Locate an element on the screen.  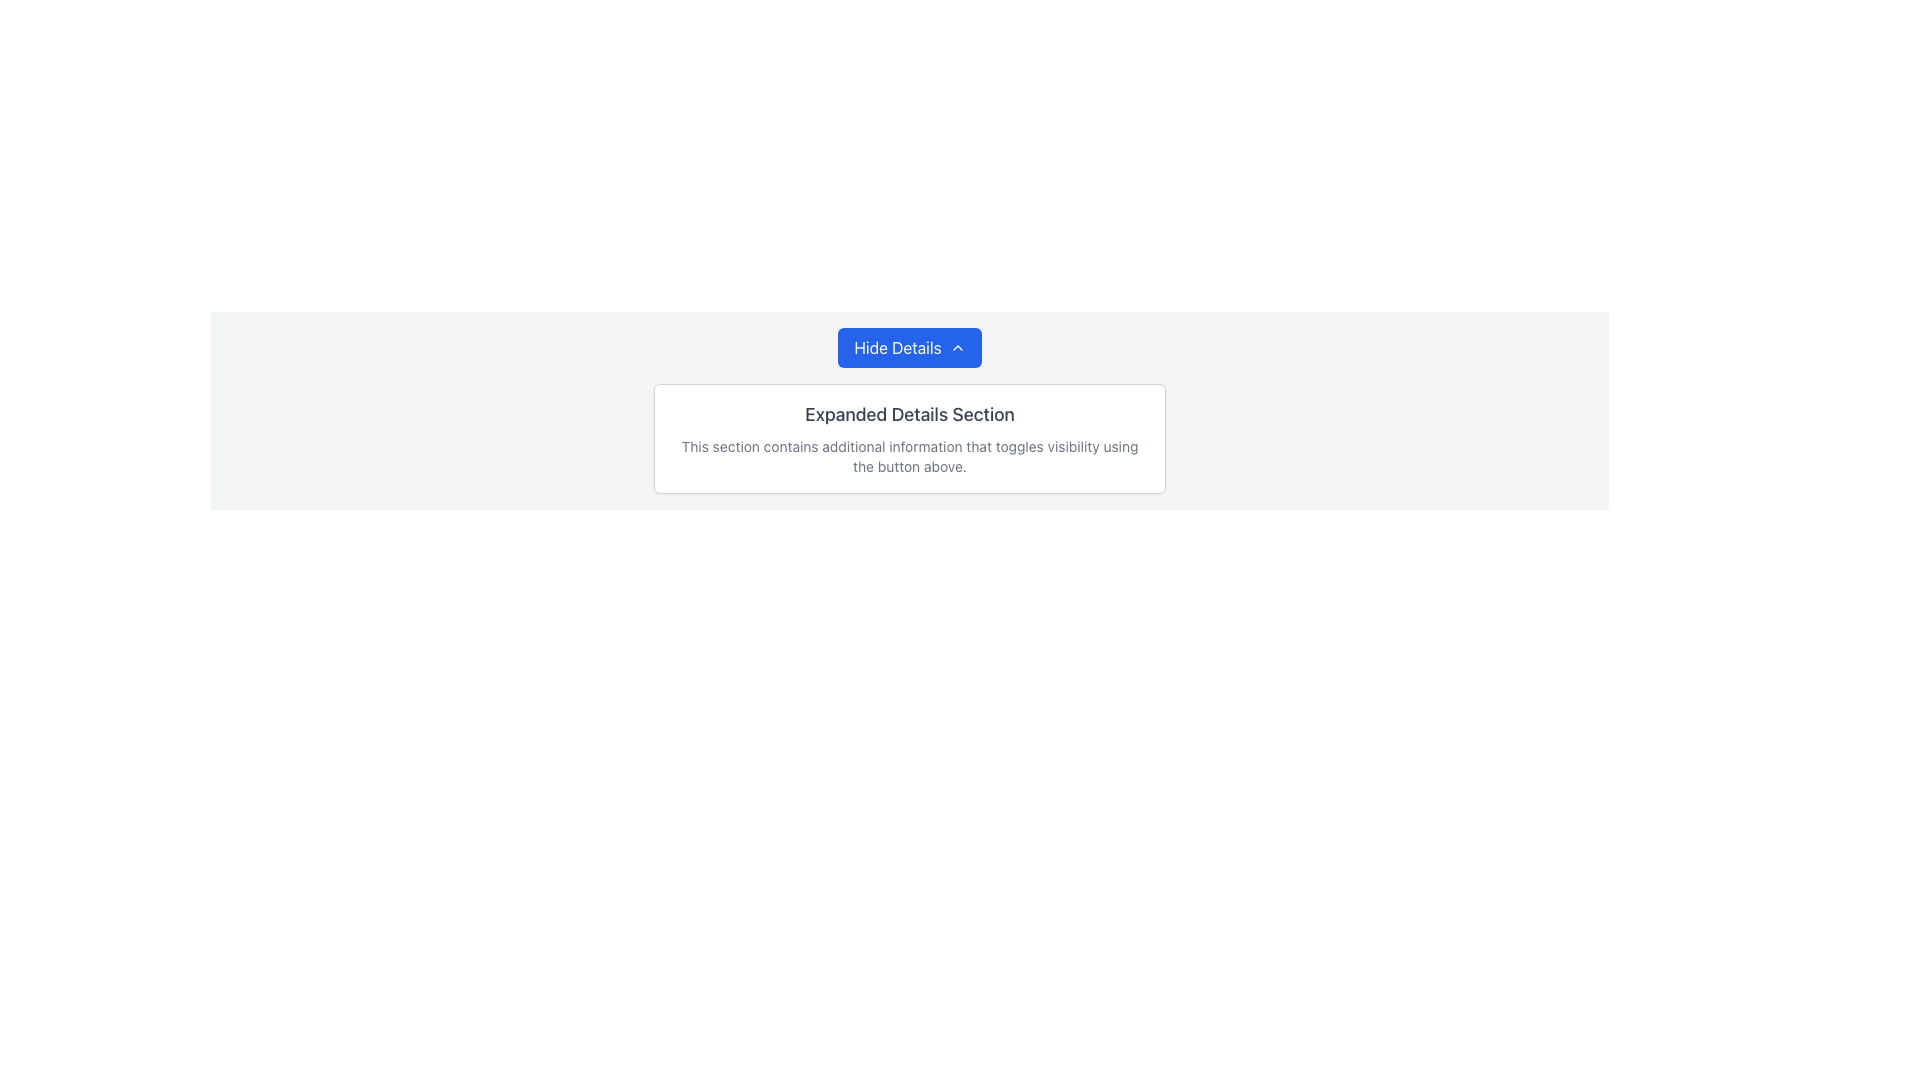
the Text header element, which serves as a descriptive title for the section, located at the top center of a white panel below the 'Hide Details' button is located at coordinates (909, 414).